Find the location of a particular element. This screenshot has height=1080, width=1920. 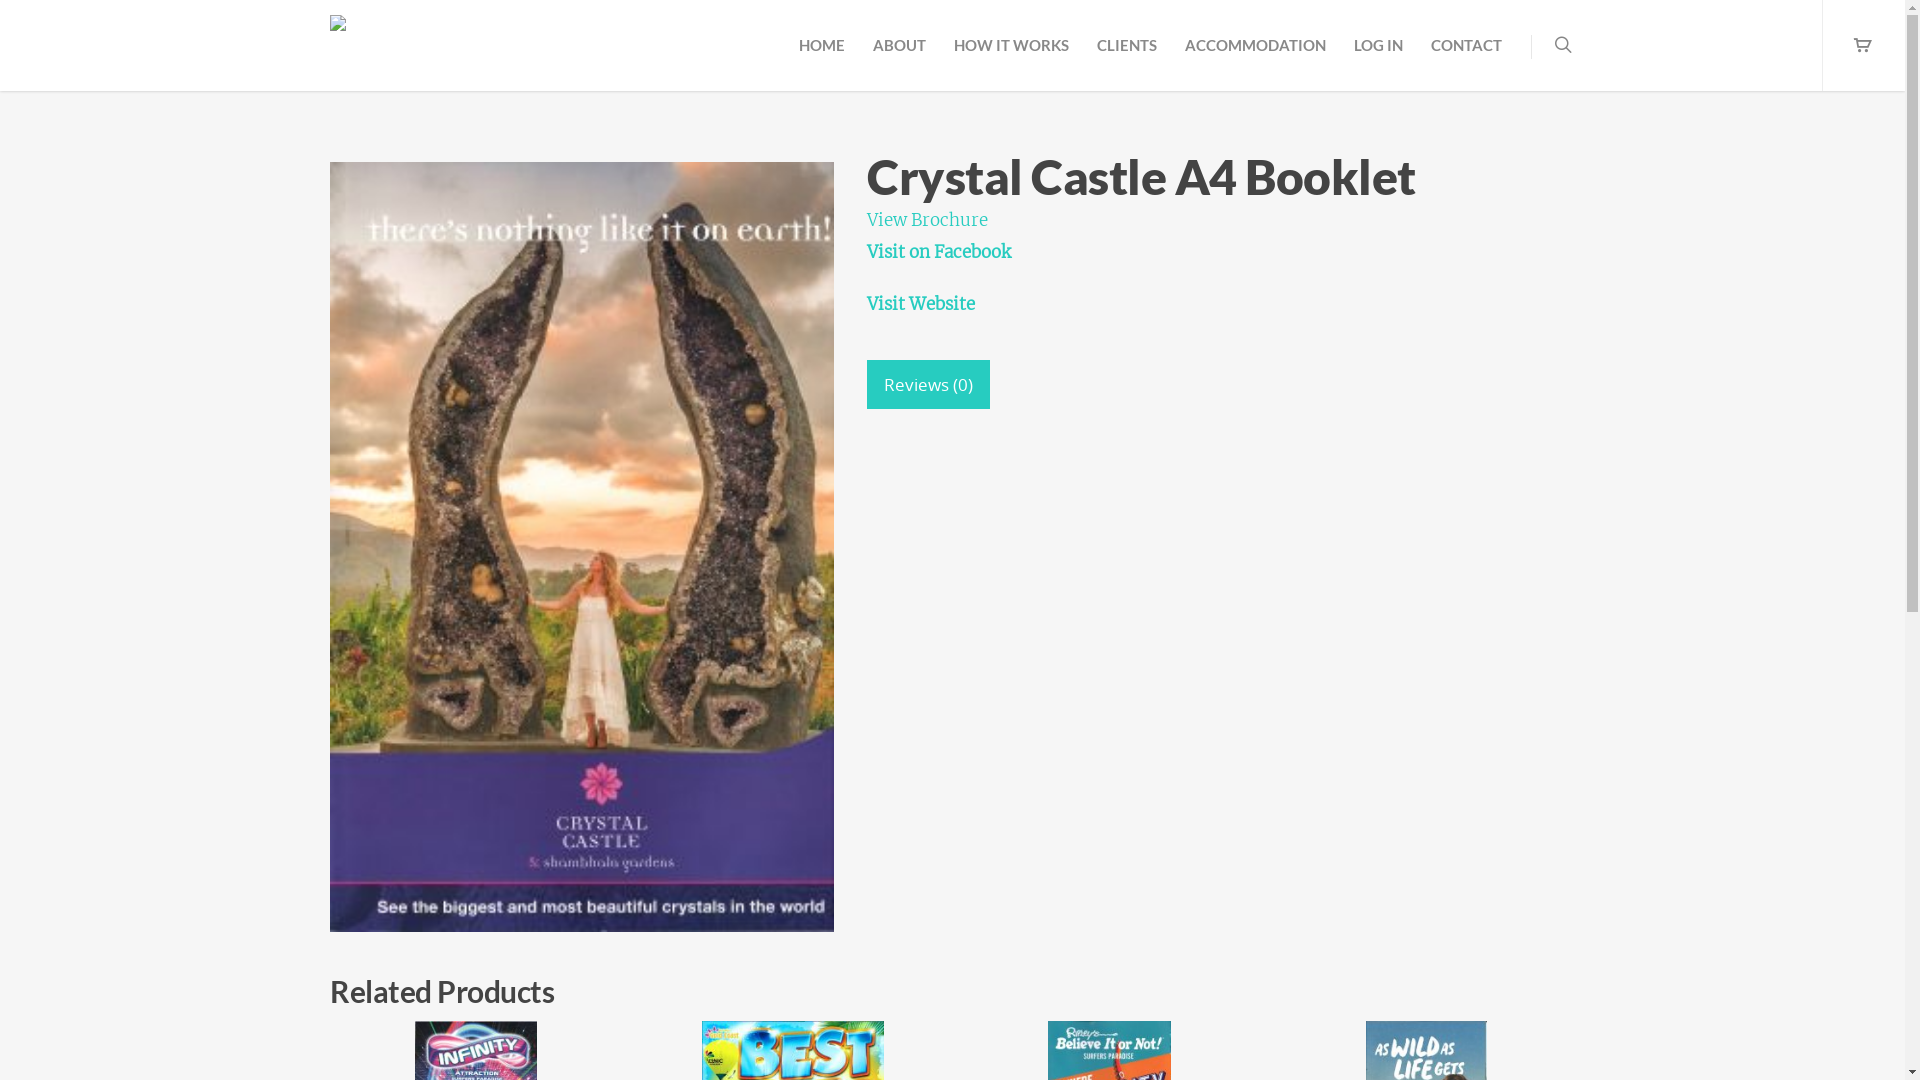

'HOW IT WORKS' is located at coordinates (939, 52).